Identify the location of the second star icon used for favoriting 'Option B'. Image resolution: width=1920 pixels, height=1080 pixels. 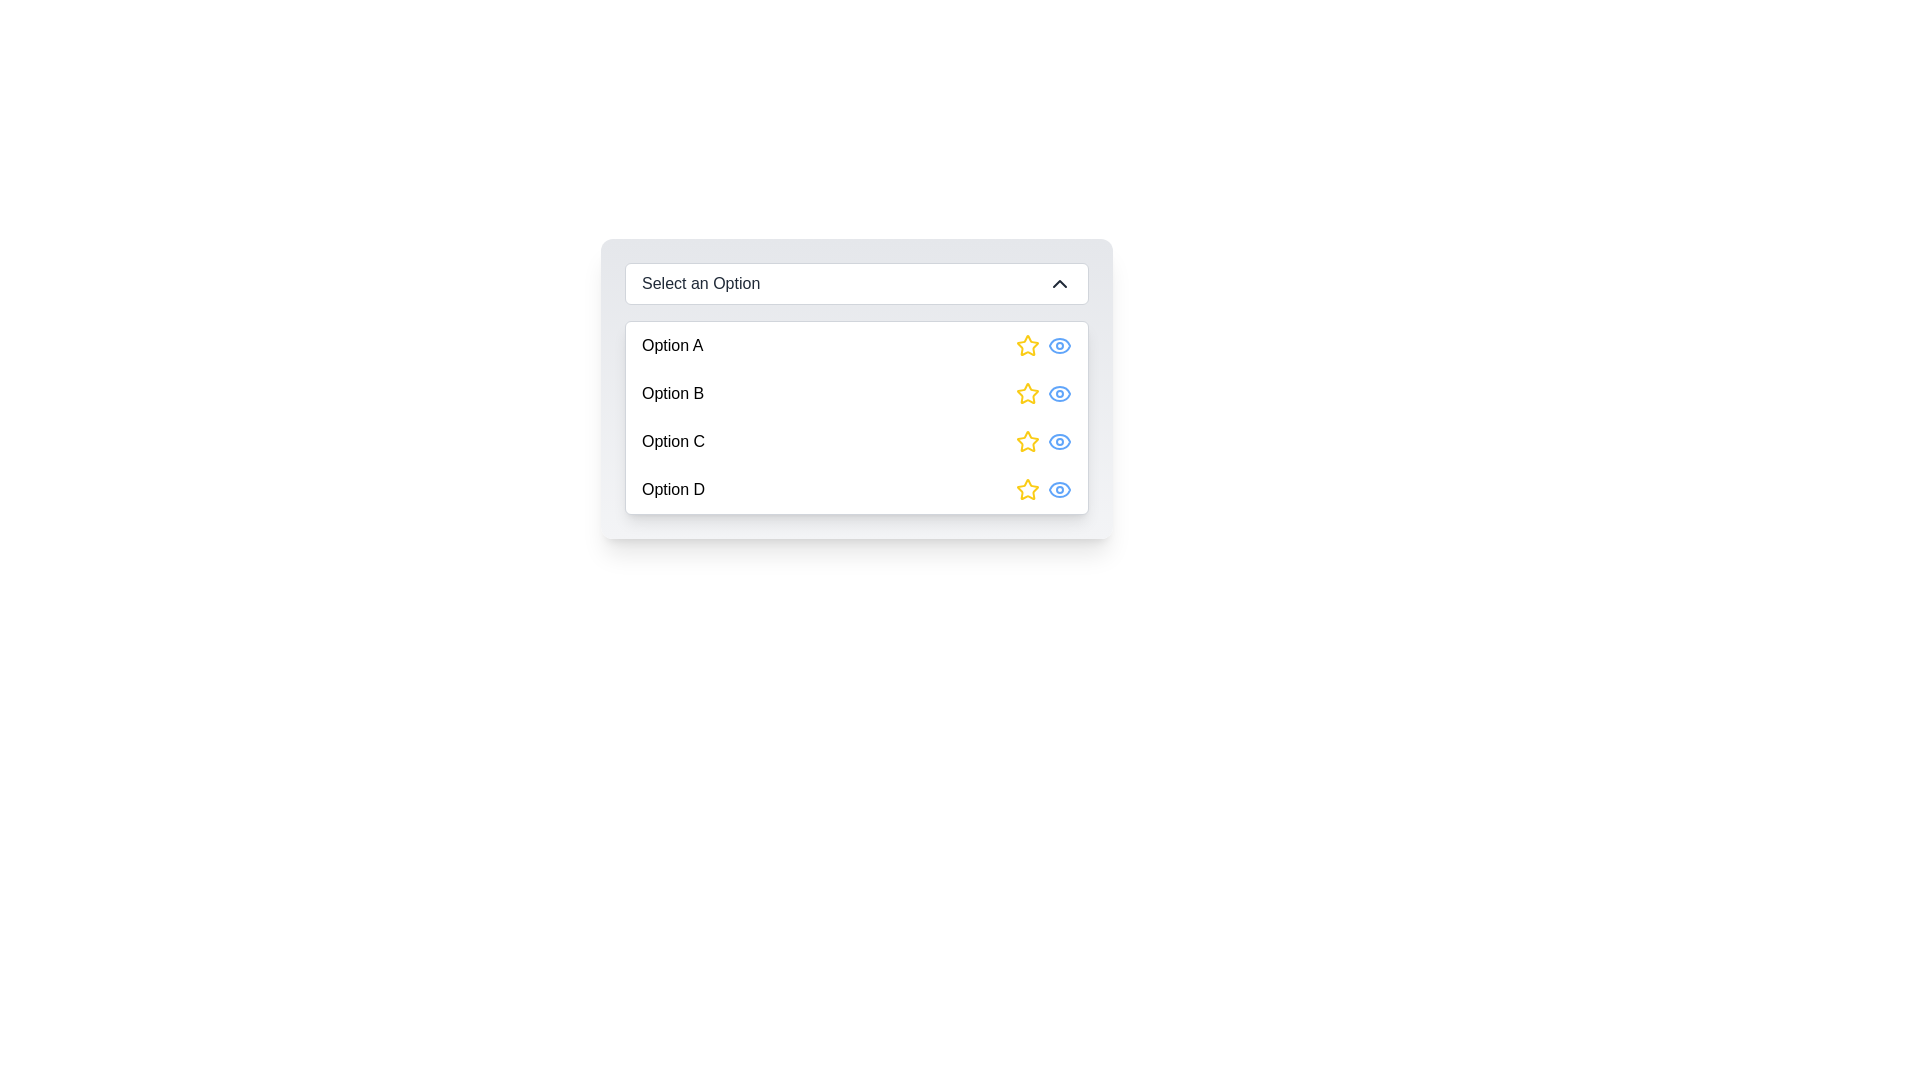
(1027, 393).